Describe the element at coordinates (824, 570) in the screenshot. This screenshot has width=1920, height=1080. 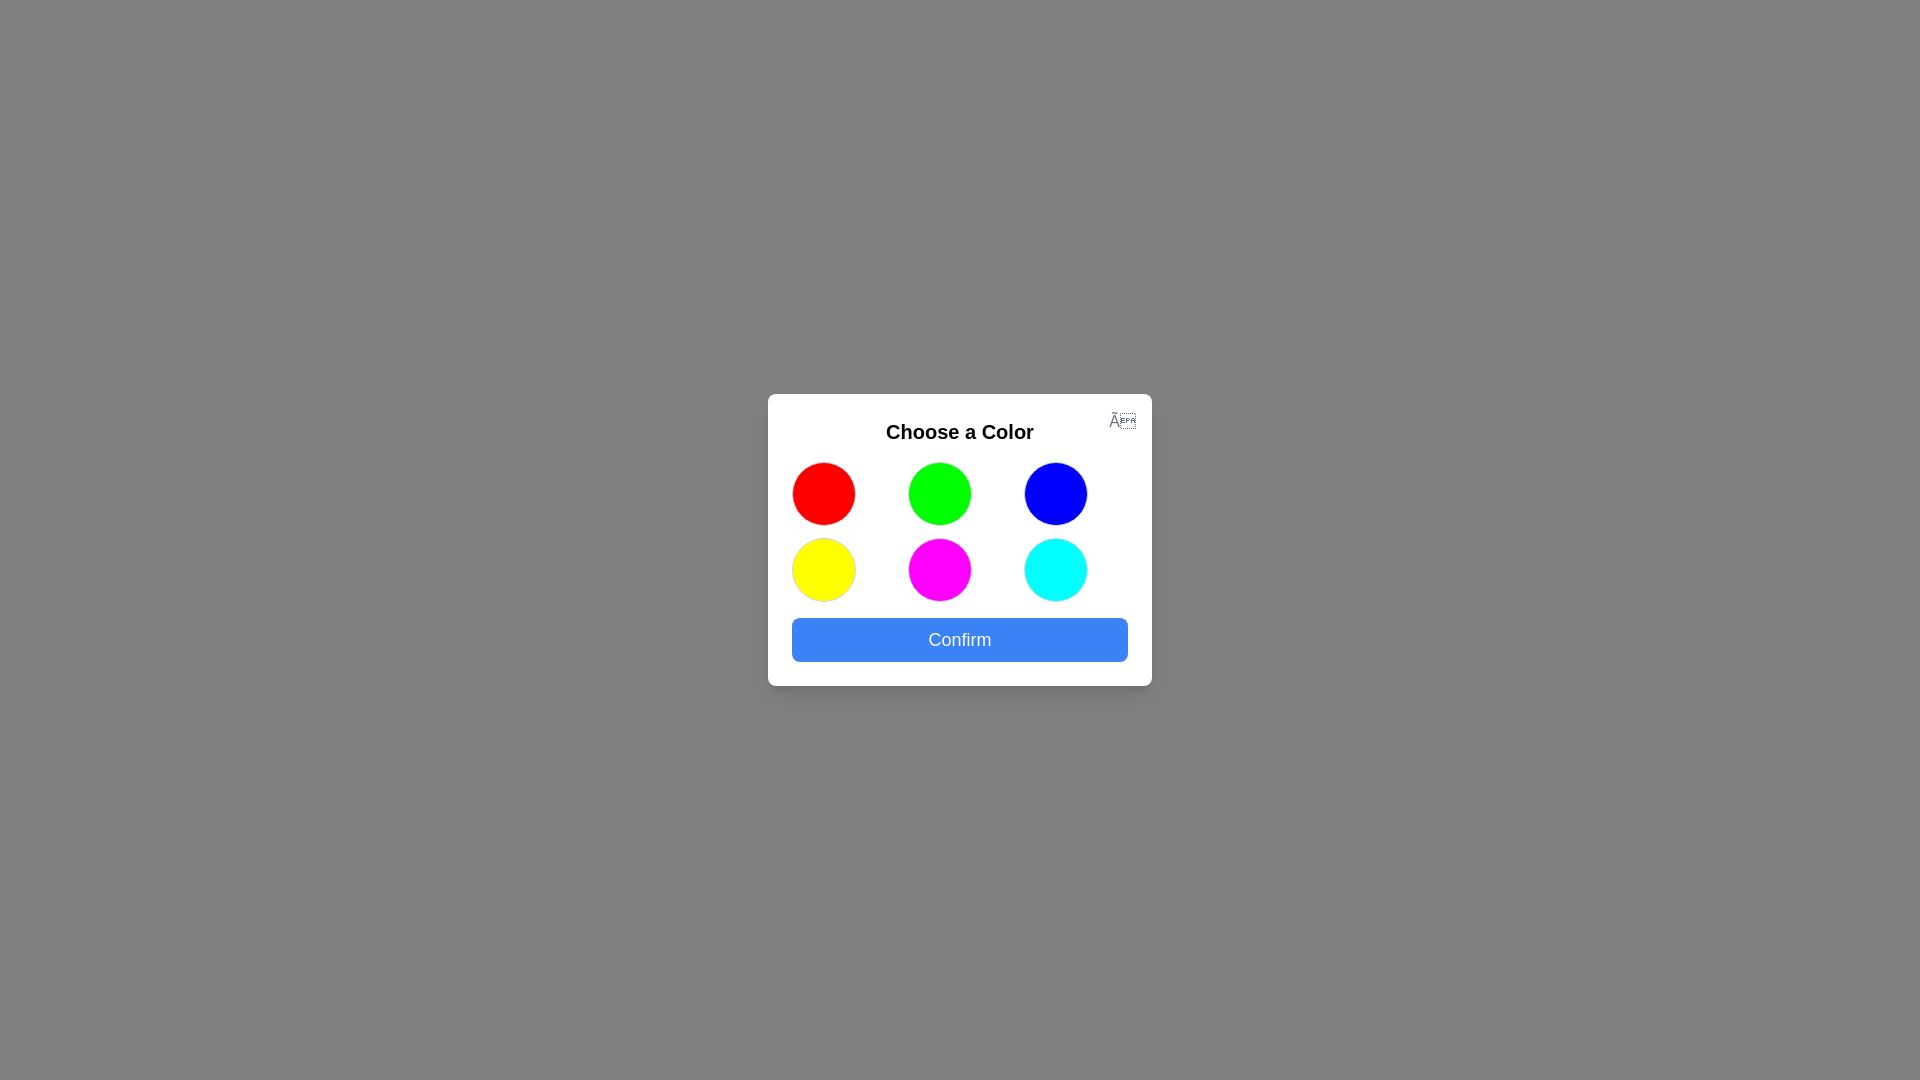
I see `the colored circle corresponding to yellow` at that location.